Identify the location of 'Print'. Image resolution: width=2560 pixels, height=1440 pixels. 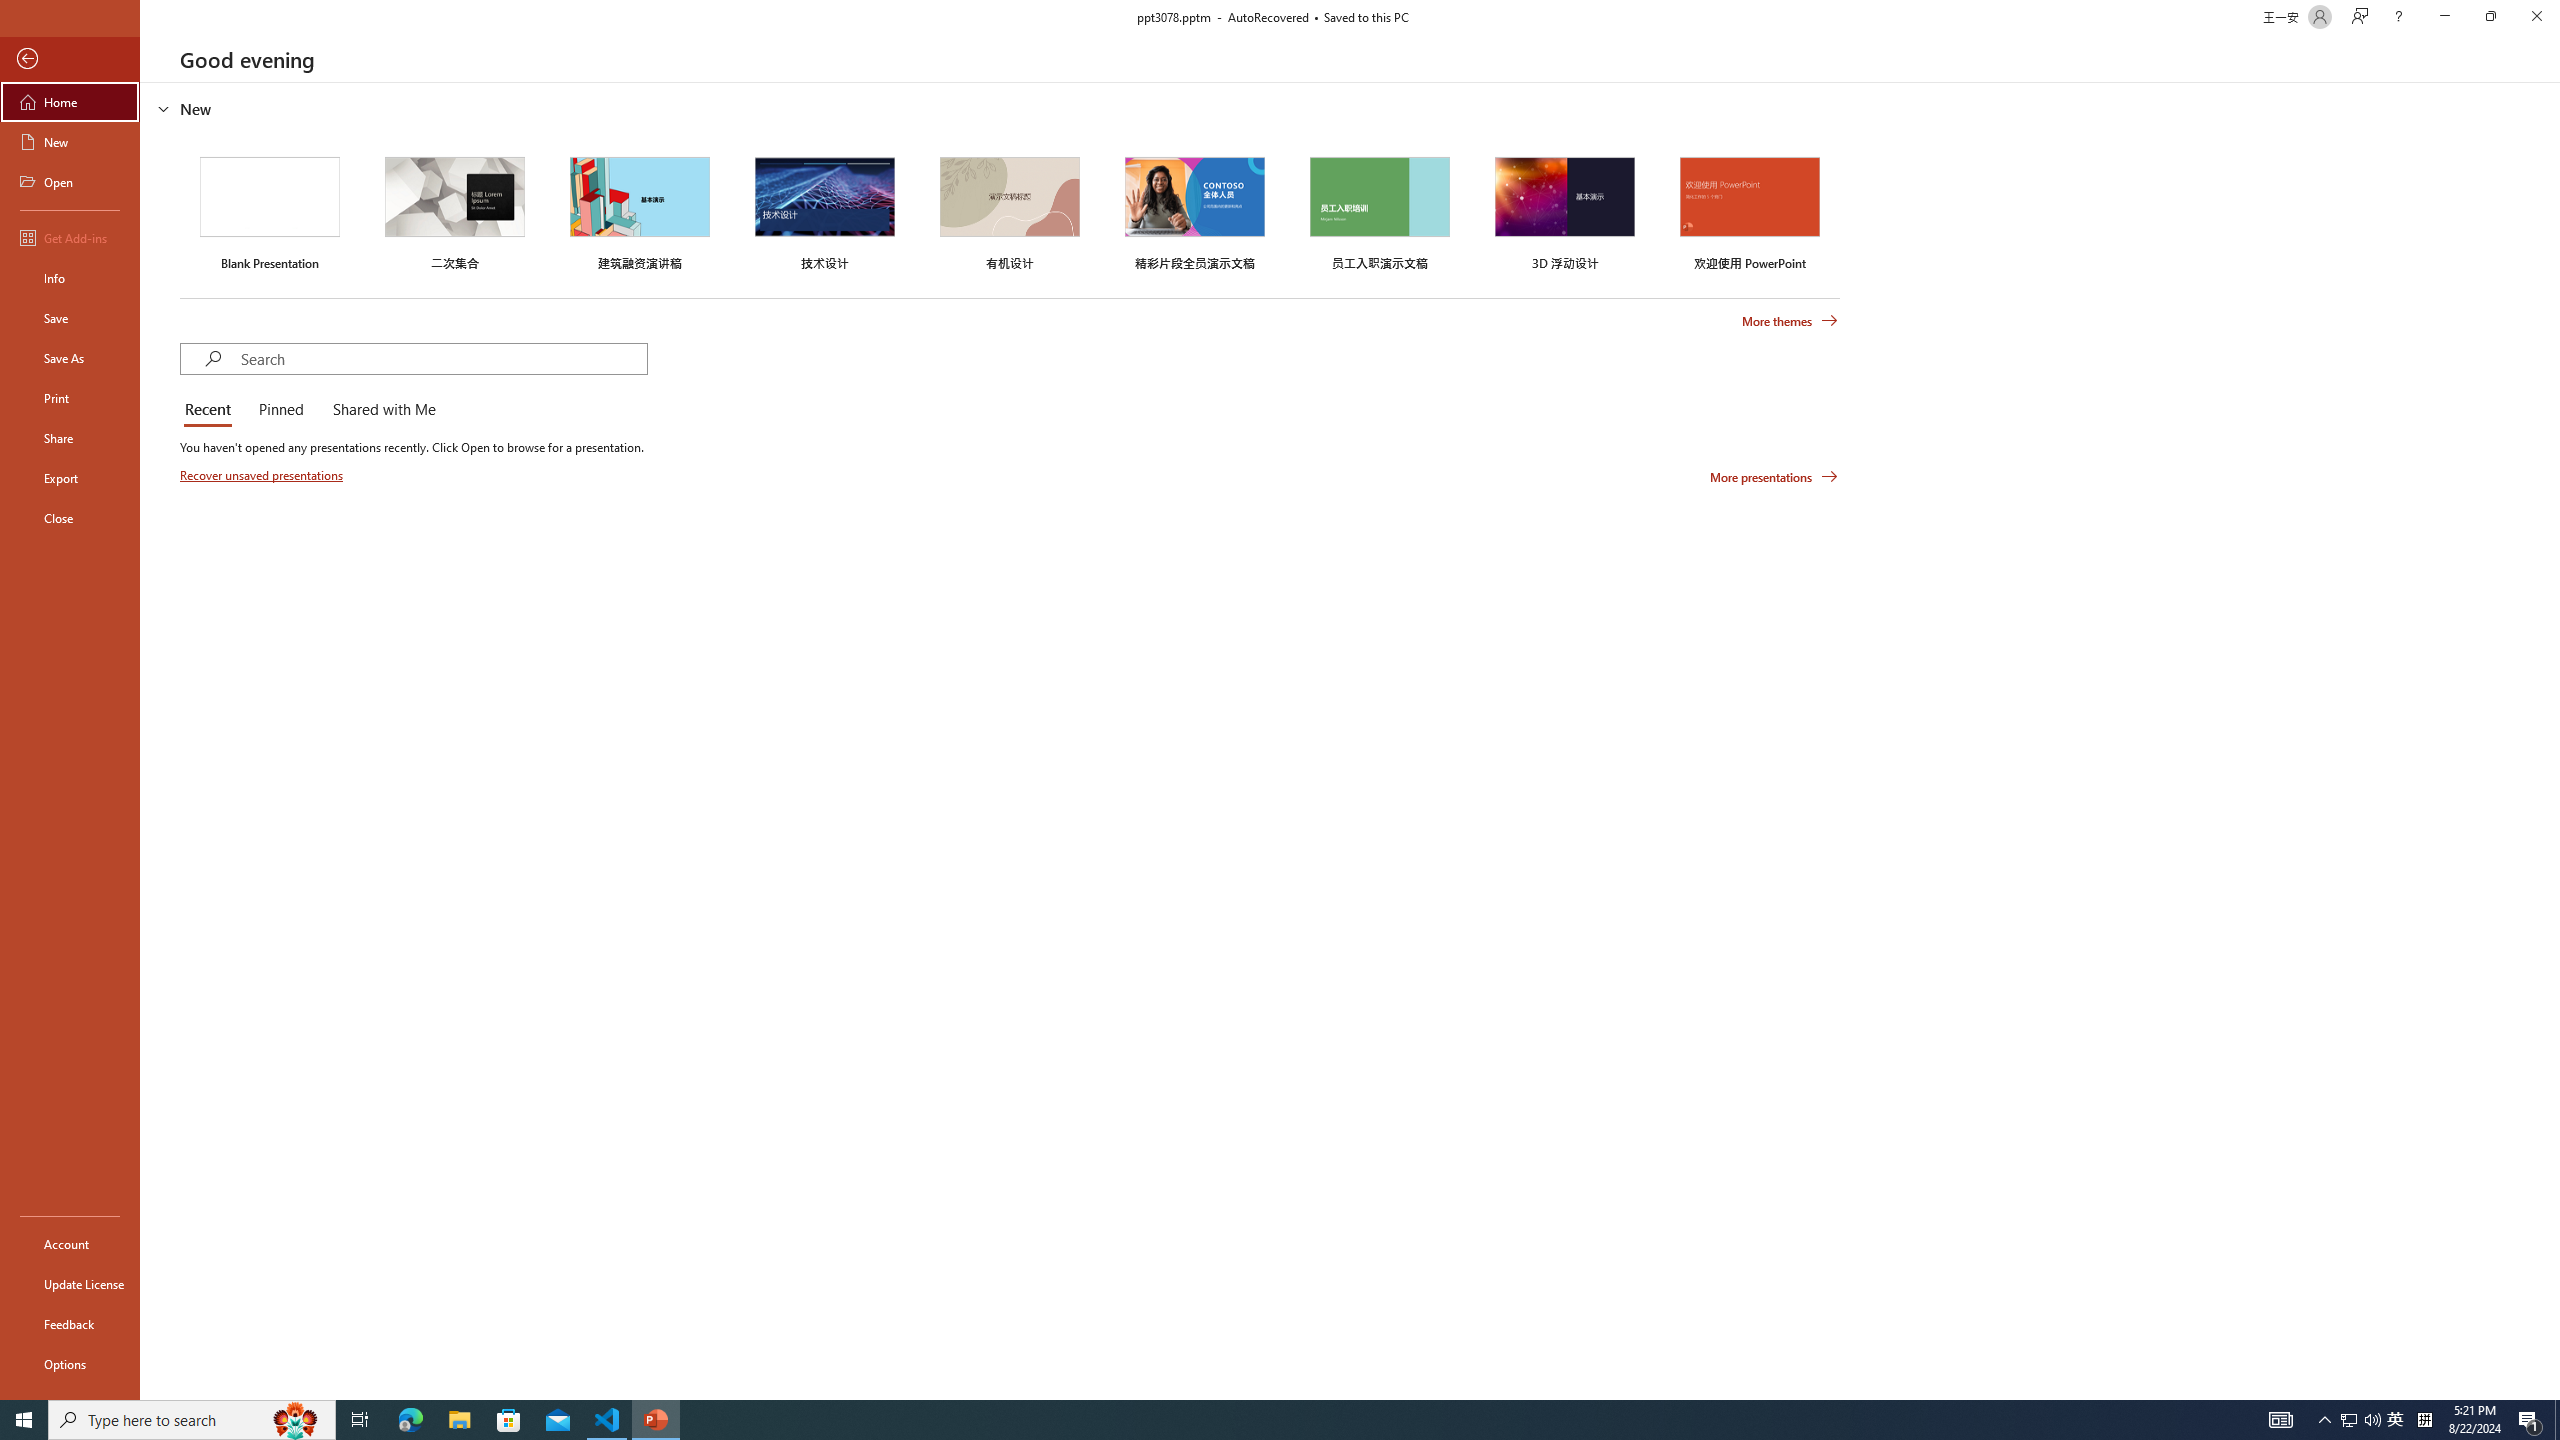
(69, 397).